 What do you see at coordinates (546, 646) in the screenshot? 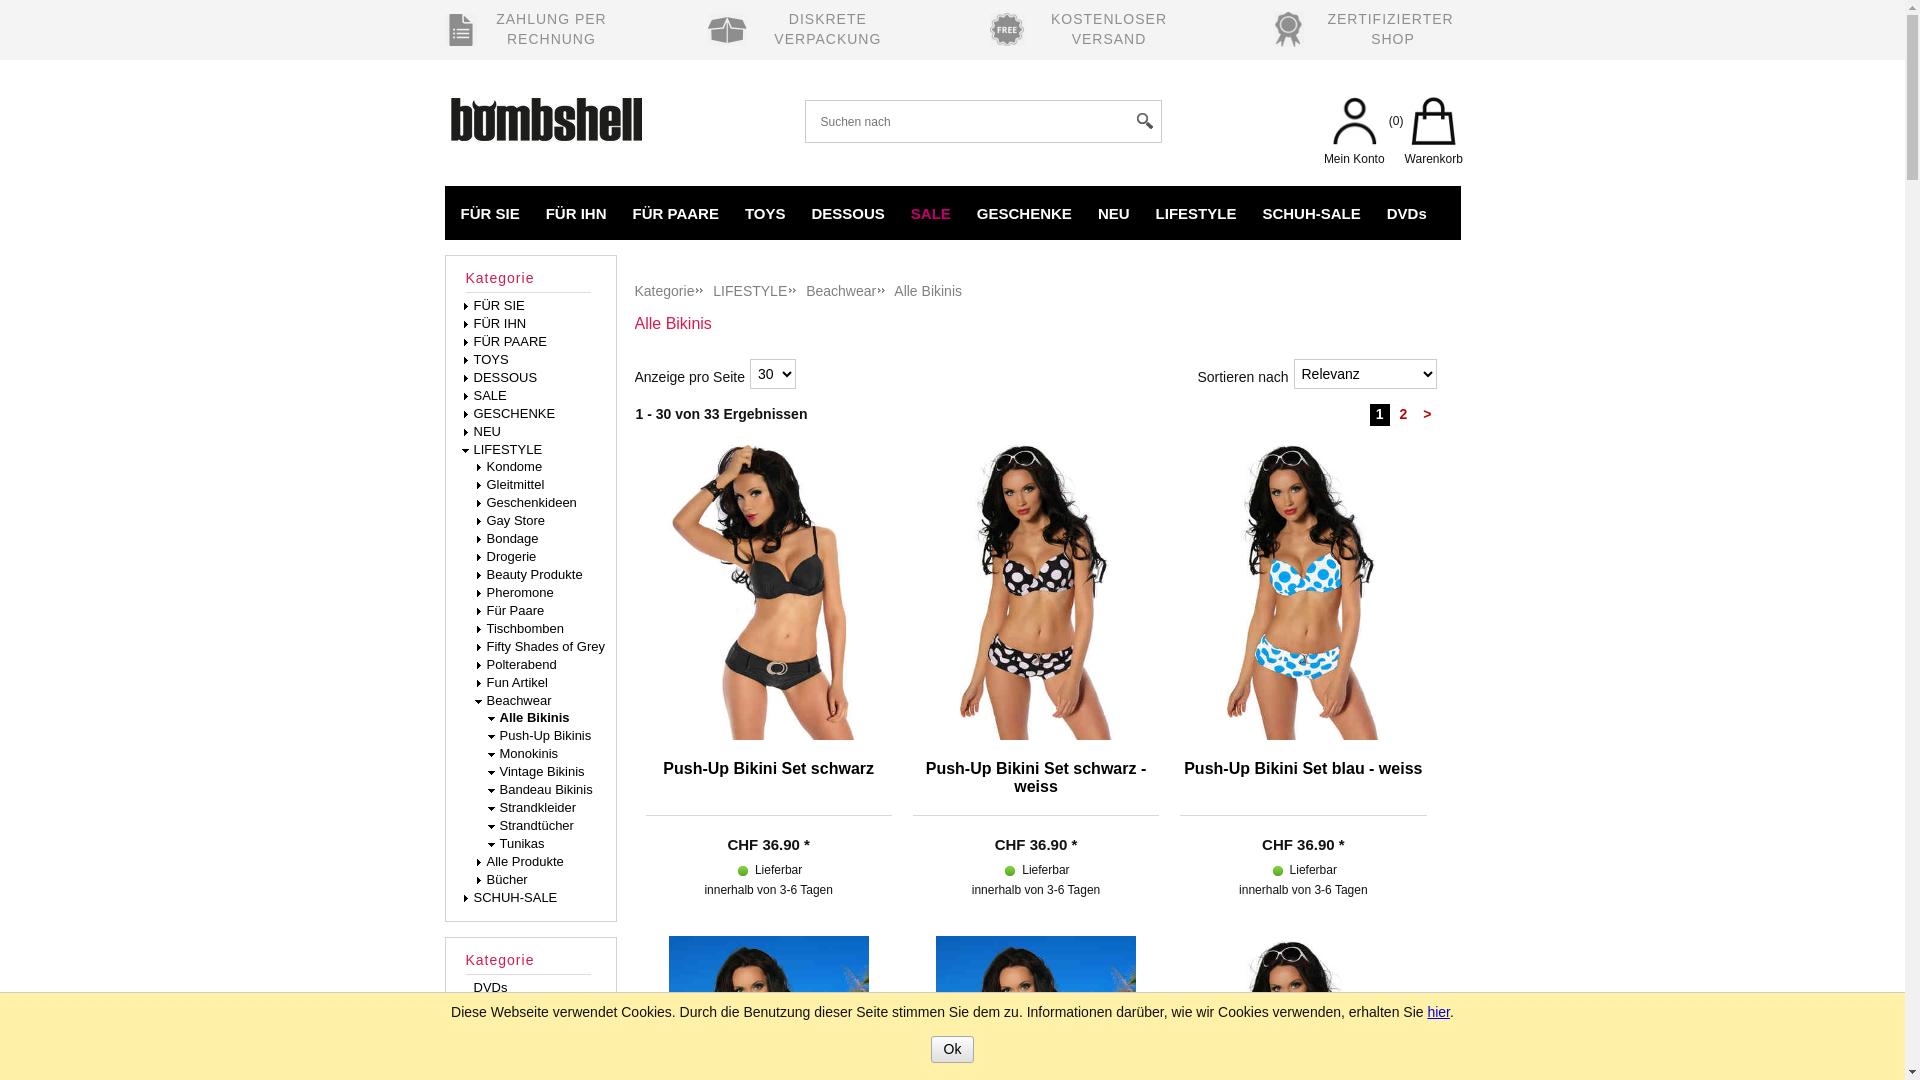
I see `' Fifty Shades of Grey'` at bounding box center [546, 646].